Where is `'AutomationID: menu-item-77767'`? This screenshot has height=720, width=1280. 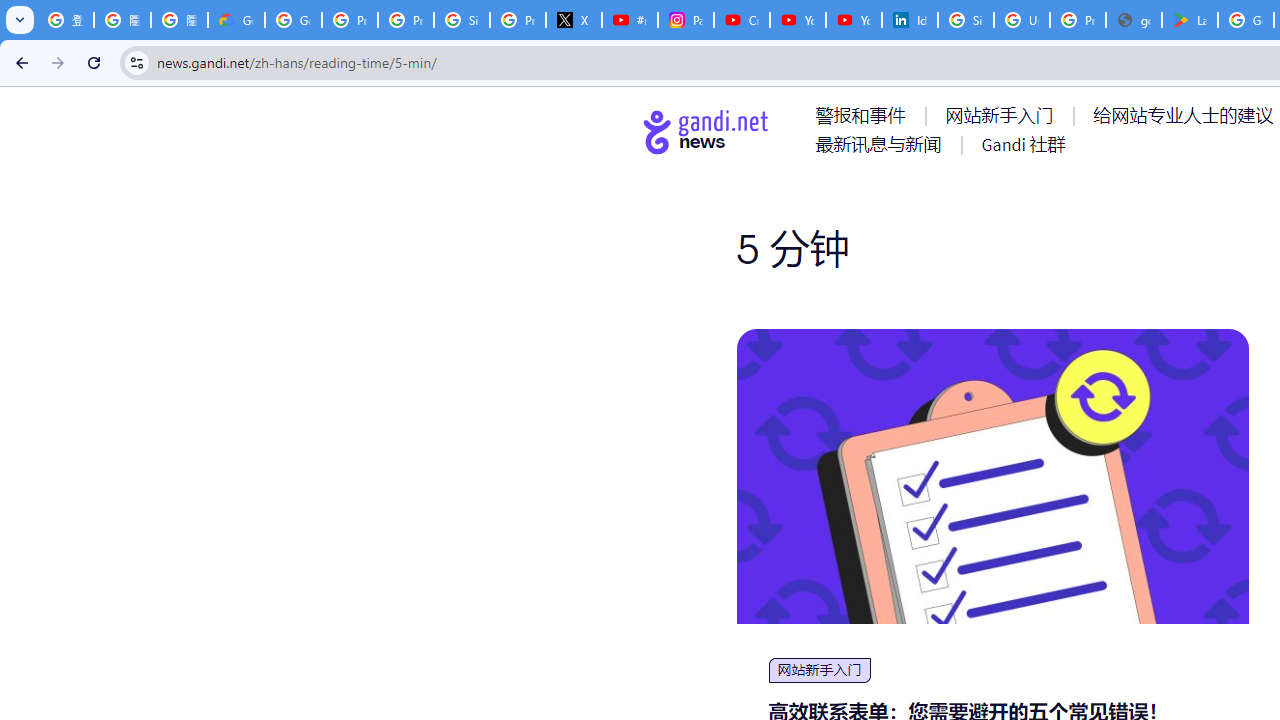
'AutomationID: menu-item-77767' is located at coordinates (1023, 143).